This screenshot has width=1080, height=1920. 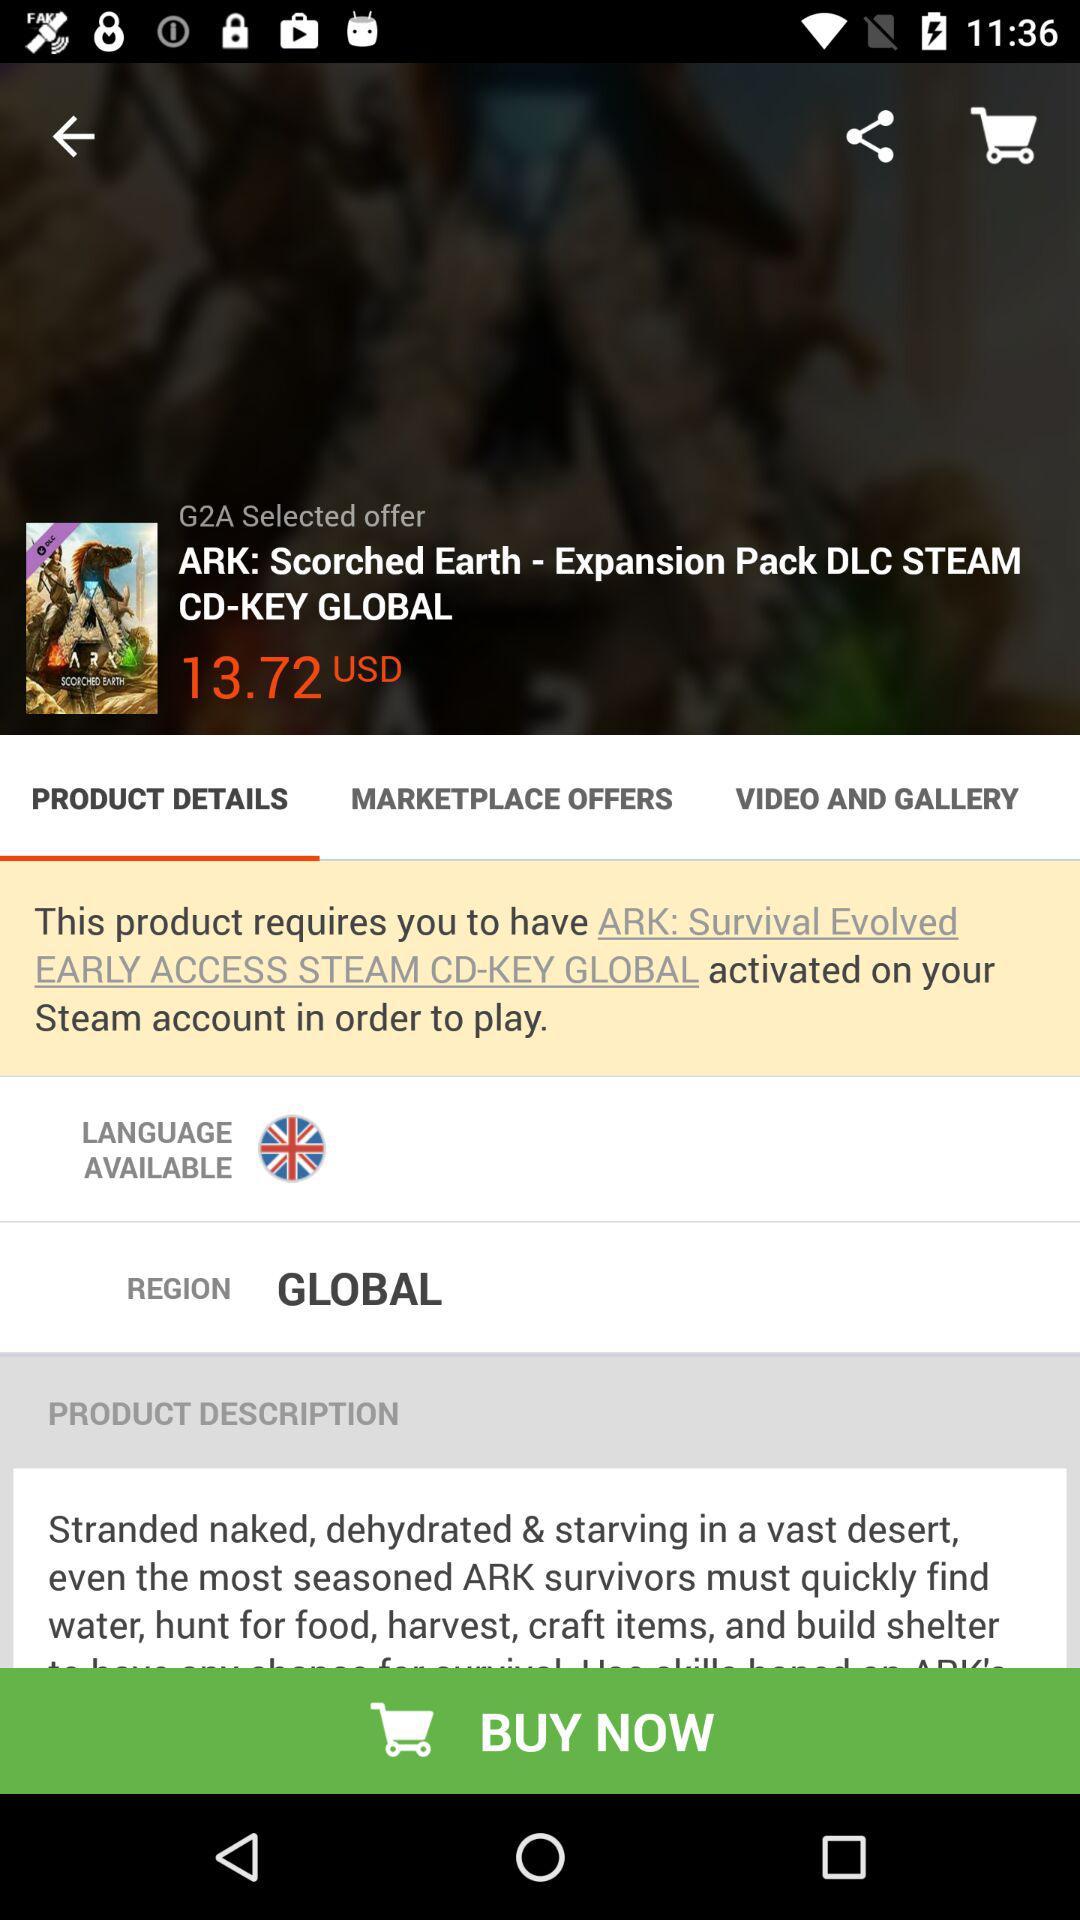 I want to click on the icon above language available, so click(x=540, y=968).